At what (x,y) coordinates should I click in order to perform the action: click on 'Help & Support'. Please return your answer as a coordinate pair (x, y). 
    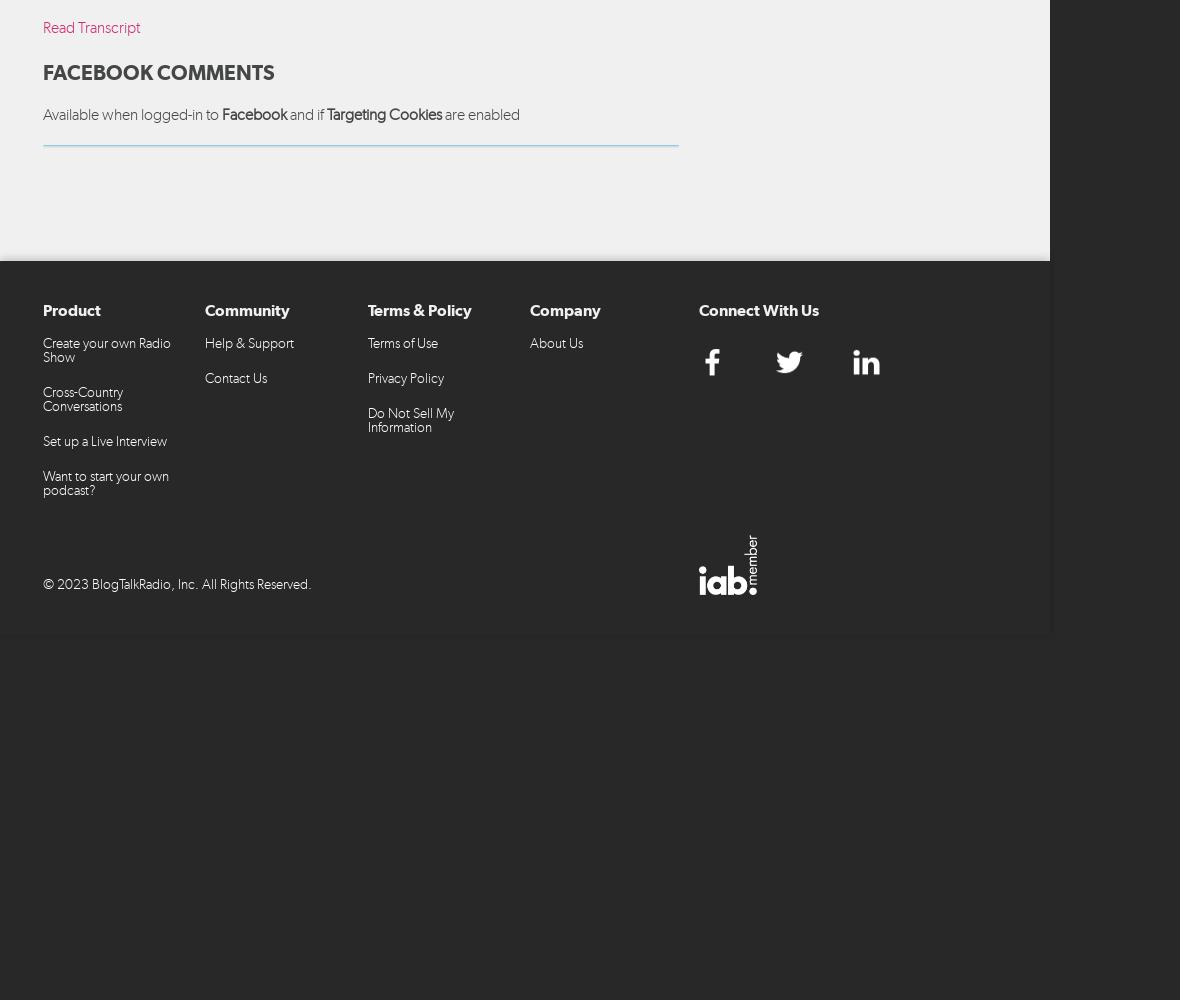
    Looking at the image, I should click on (204, 341).